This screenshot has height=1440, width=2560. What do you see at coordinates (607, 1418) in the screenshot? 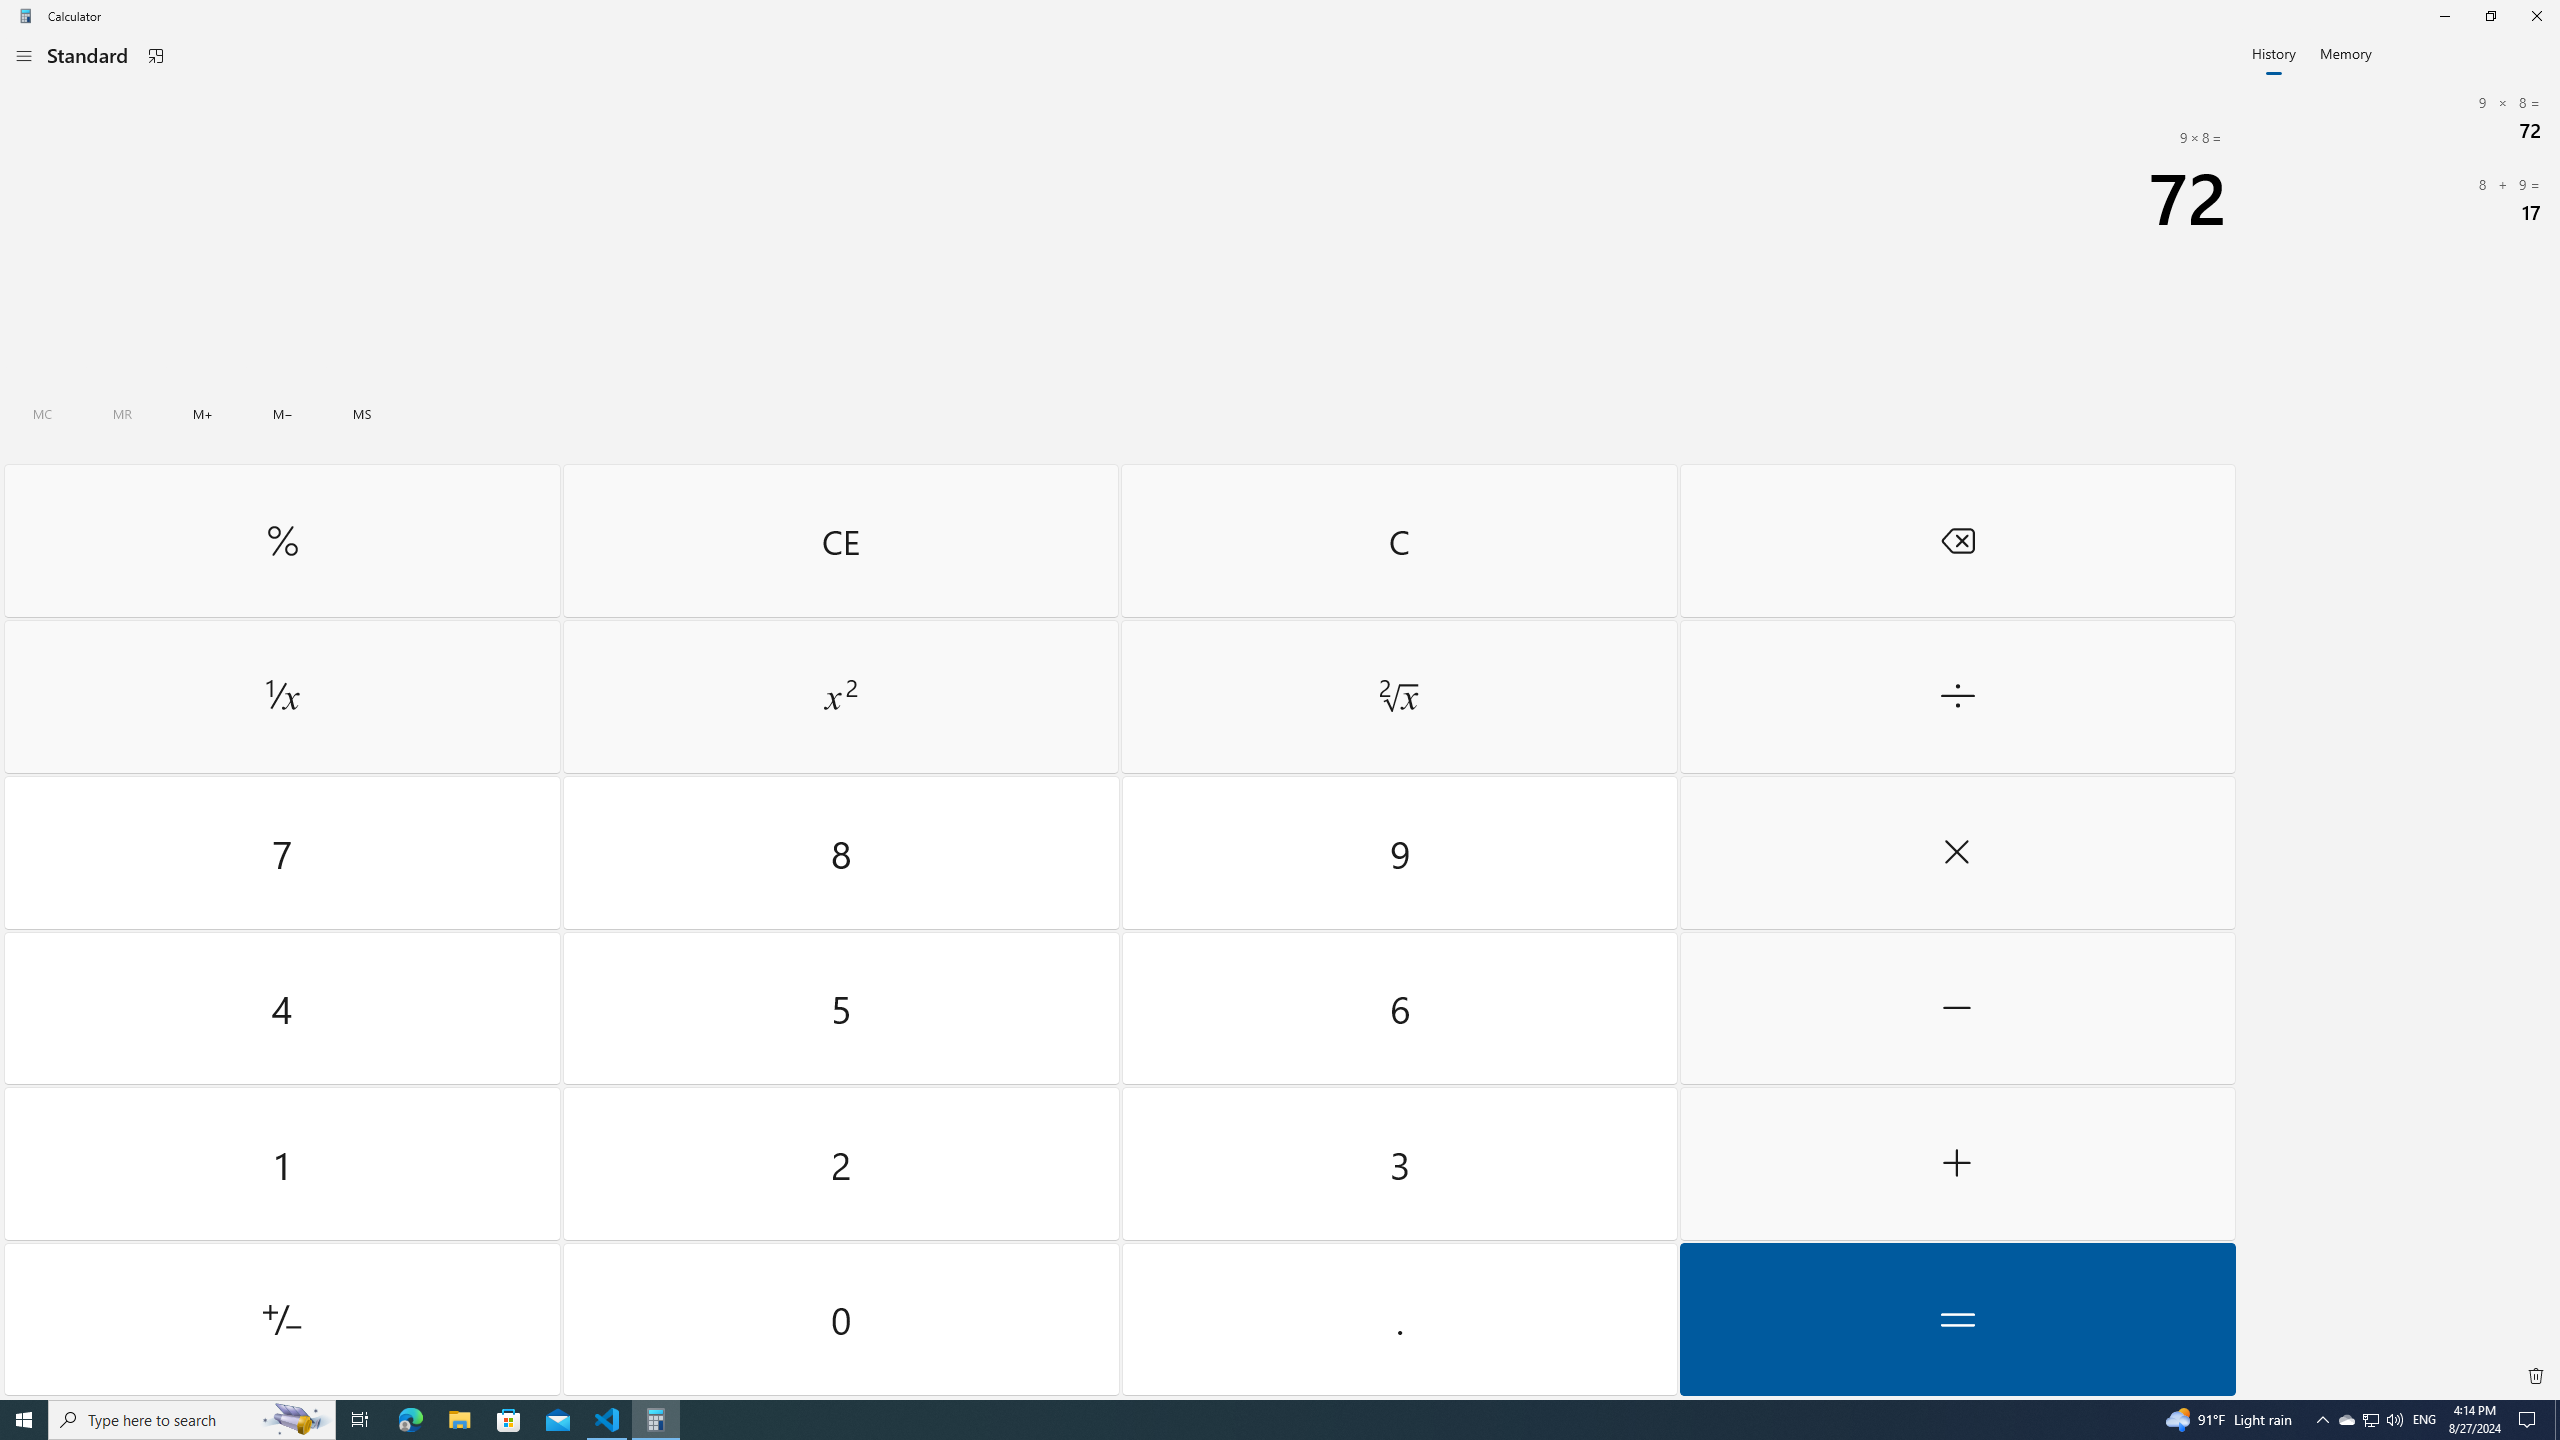
I see `'Visual Studio Code - 1 running window'` at bounding box center [607, 1418].